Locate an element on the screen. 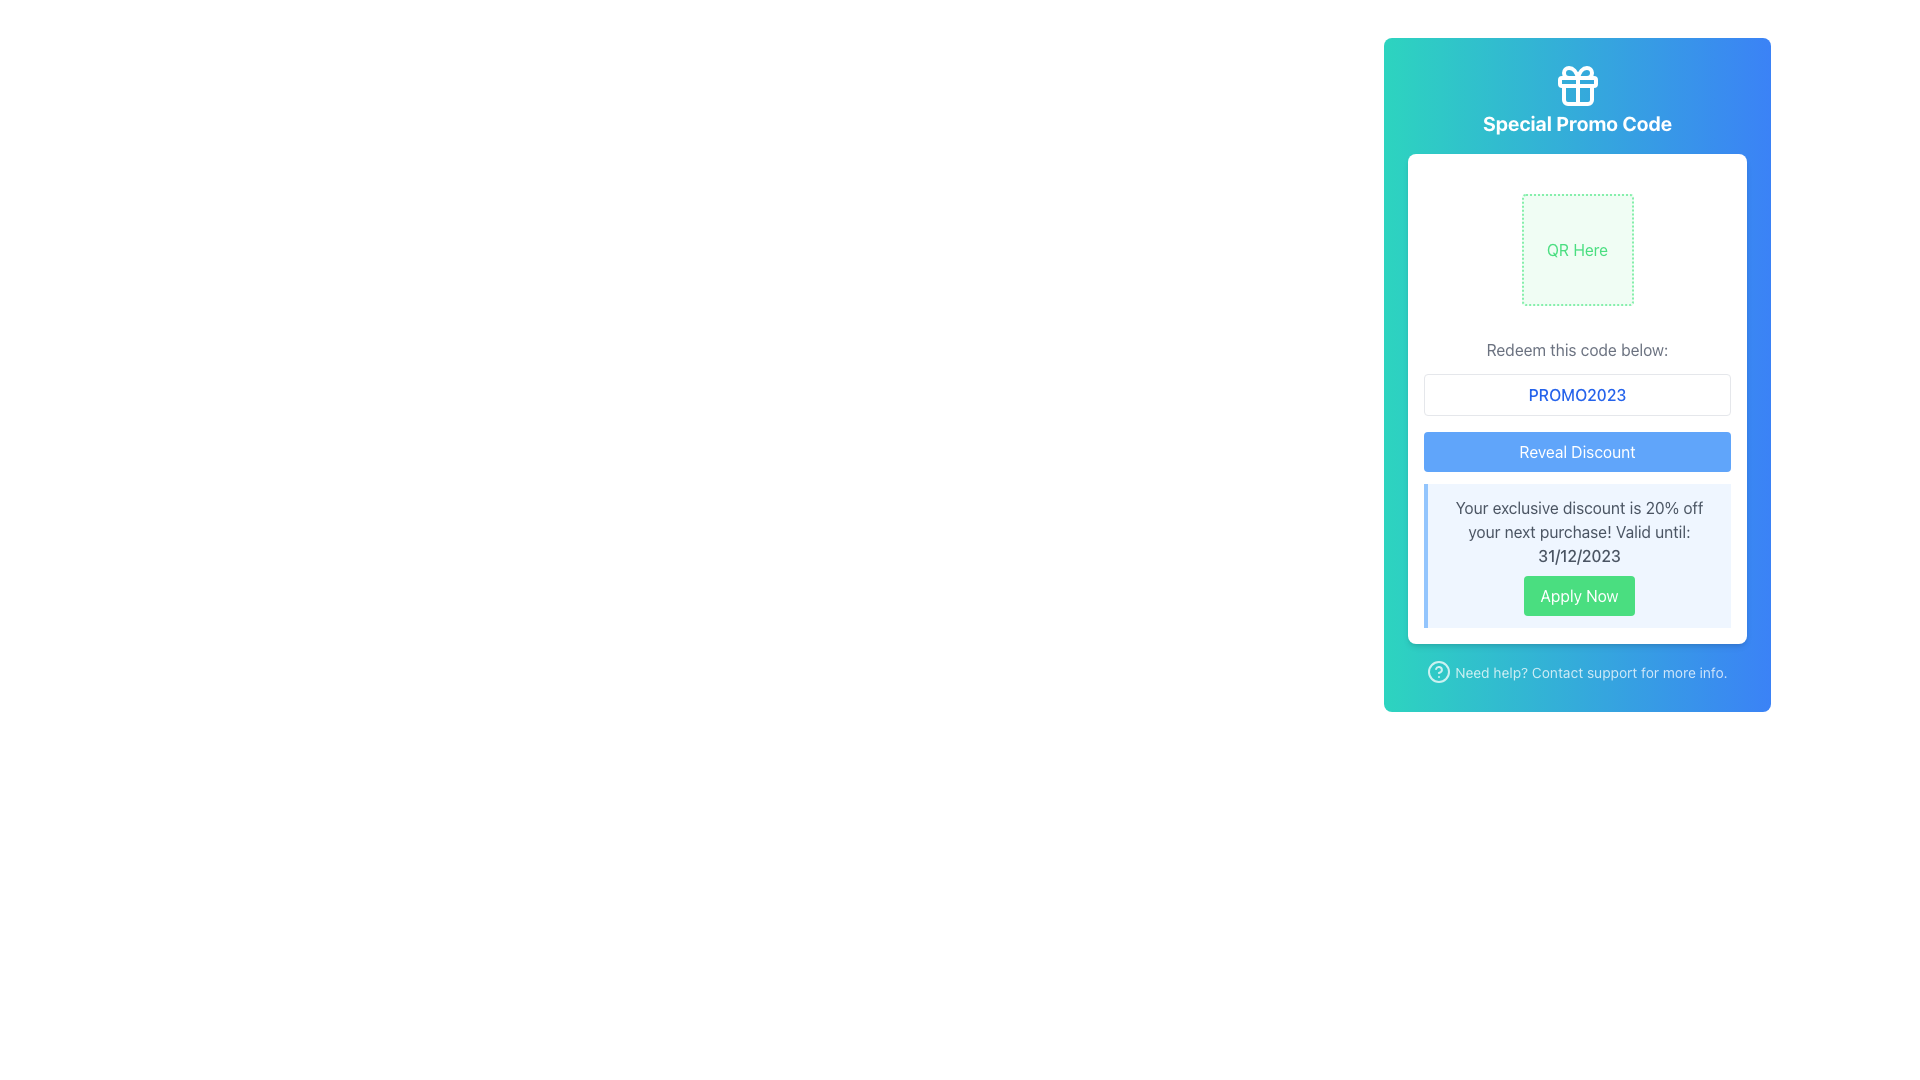 The image size is (1920, 1080). the Text label displaying '31/12/2023', which is part of a promotional offer summary at the bottom-center of the card layout is located at coordinates (1578, 555).